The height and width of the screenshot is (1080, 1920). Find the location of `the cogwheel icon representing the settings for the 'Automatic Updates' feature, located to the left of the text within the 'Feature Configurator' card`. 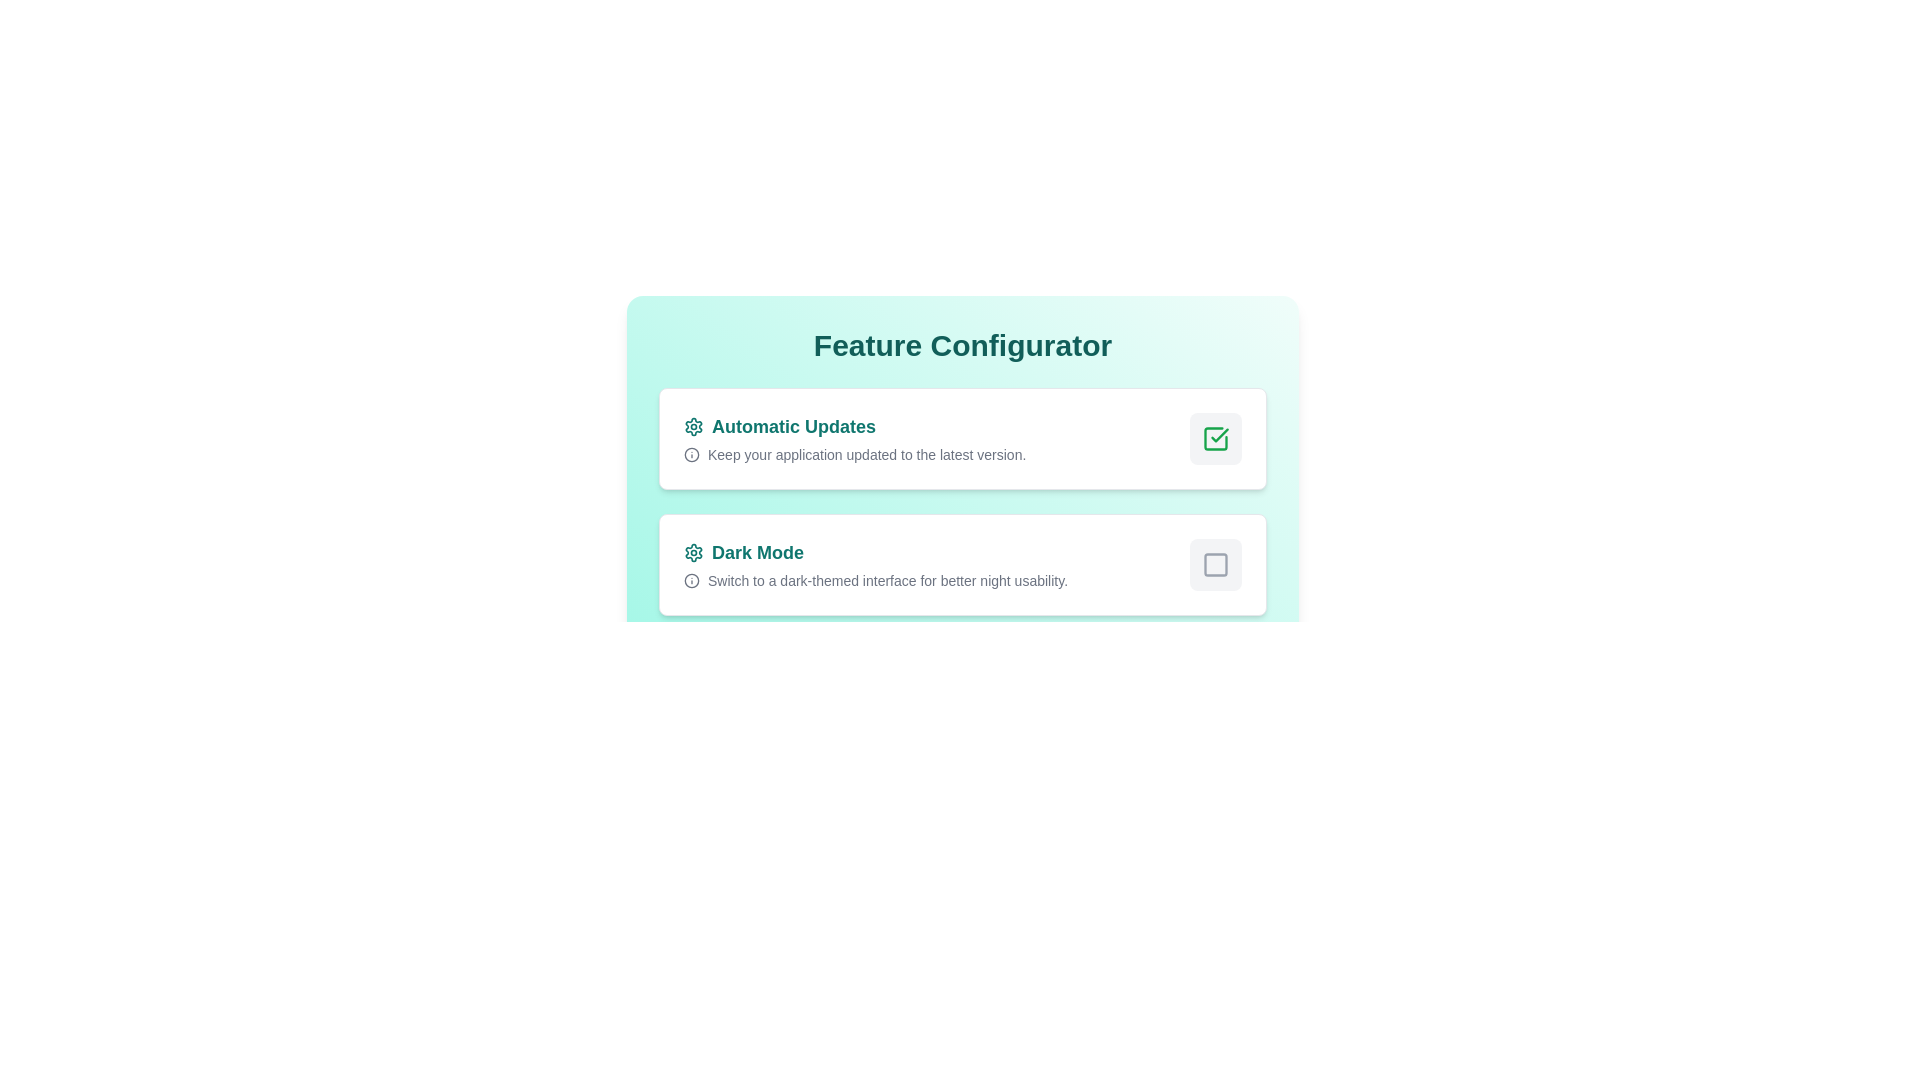

the cogwheel icon representing the settings for the 'Automatic Updates' feature, located to the left of the text within the 'Feature Configurator' card is located at coordinates (694, 426).